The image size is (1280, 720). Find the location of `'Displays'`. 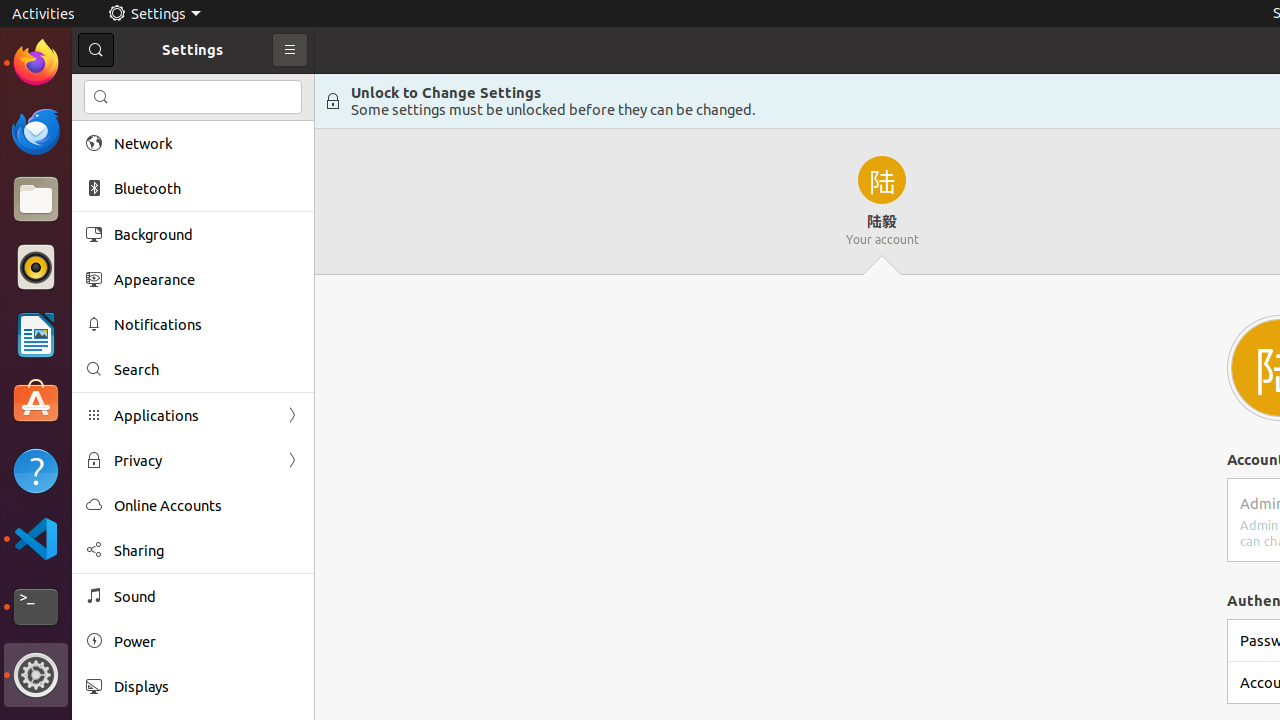

'Displays' is located at coordinates (206, 685).